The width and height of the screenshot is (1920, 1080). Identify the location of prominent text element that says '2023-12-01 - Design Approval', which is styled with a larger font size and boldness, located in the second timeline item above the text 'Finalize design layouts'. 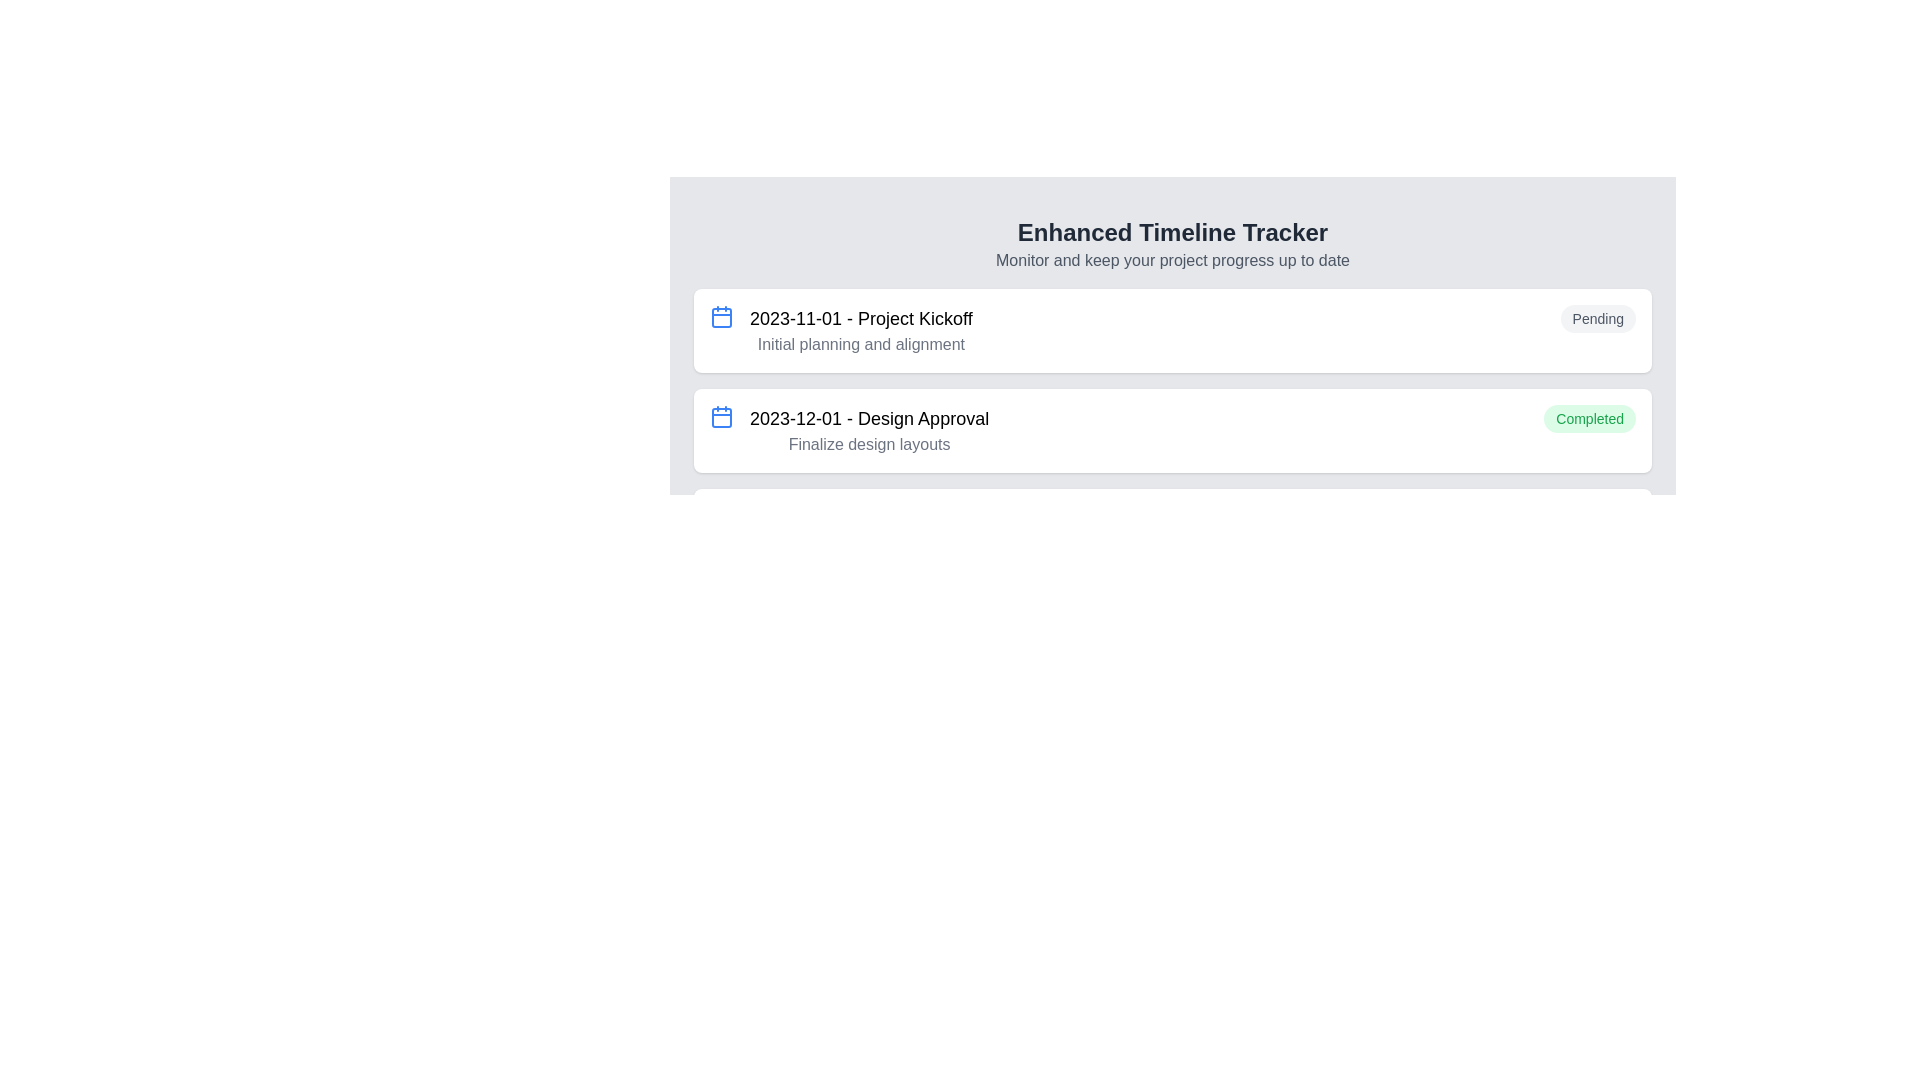
(869, 418).